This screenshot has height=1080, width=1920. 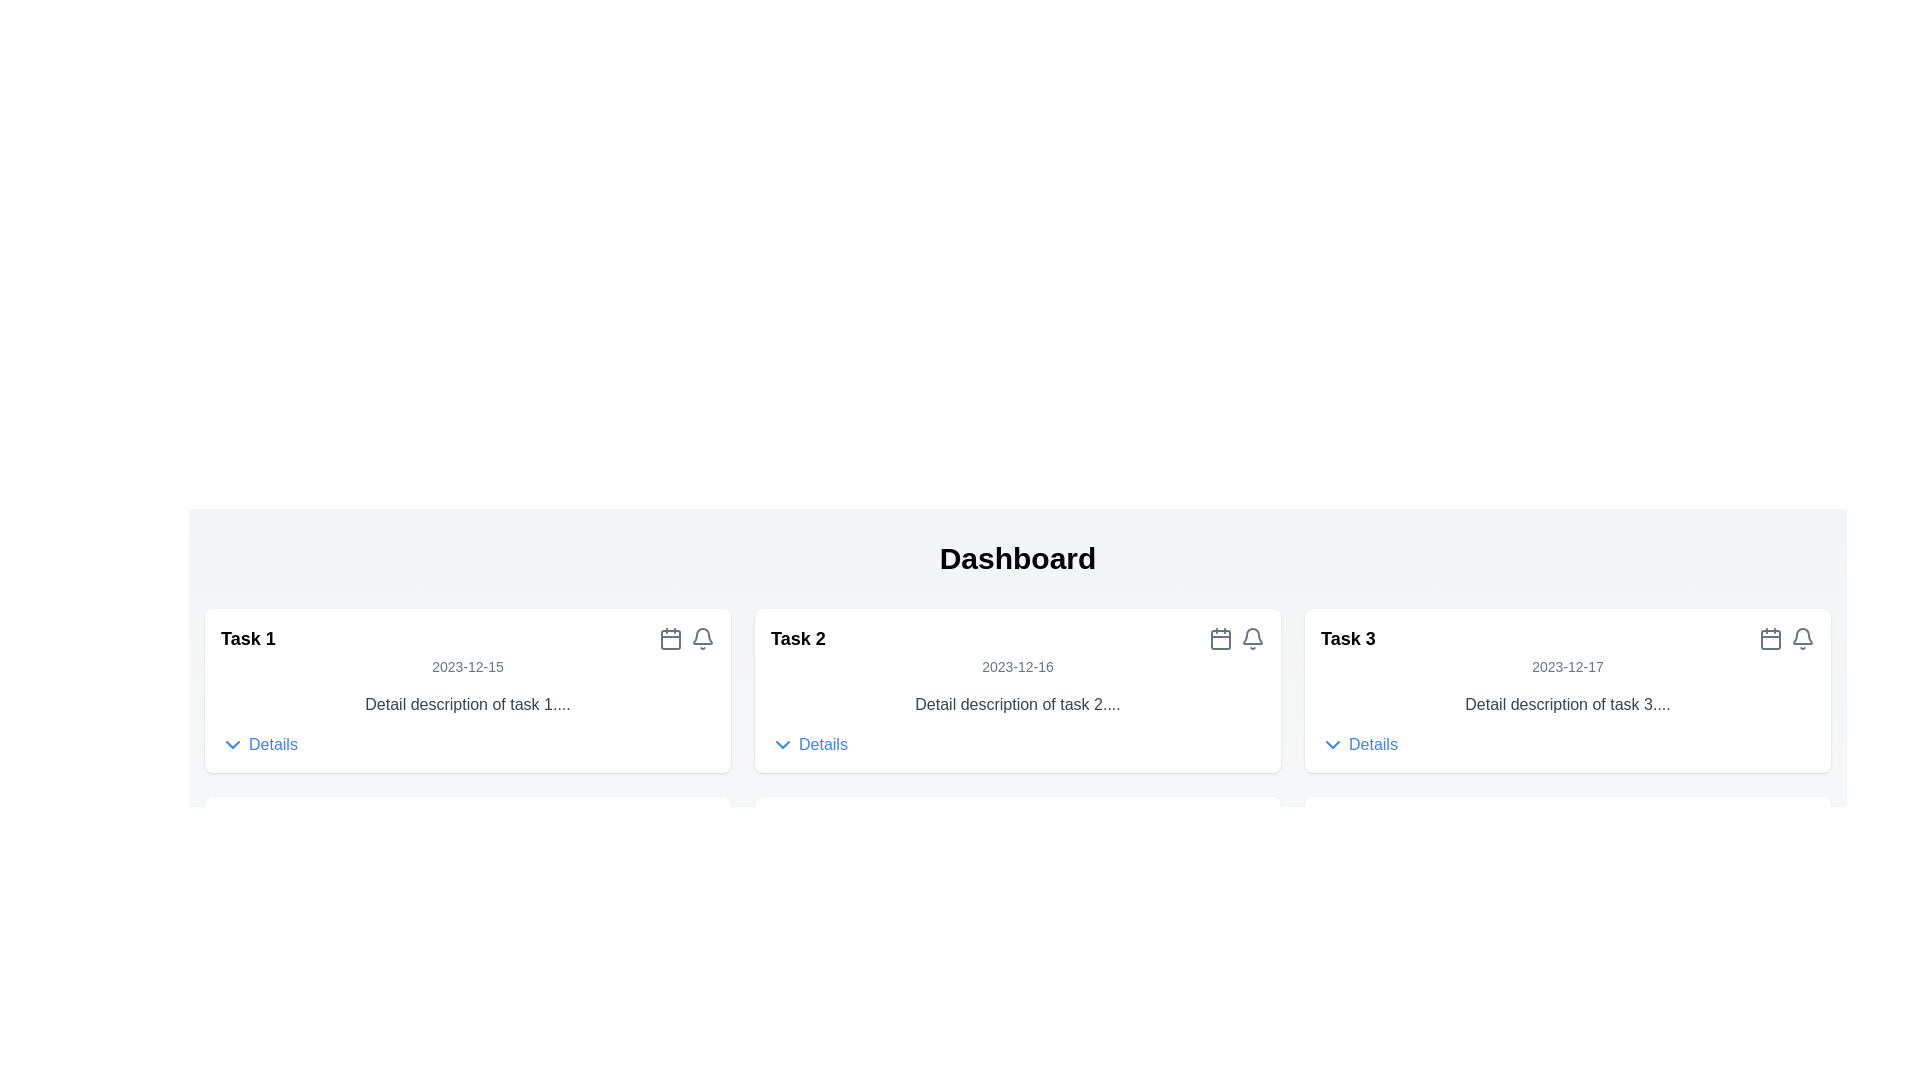 I want to click on the calendar icon, which is the first icon in a group located at the top-right corner of the 'Task 1' card, so click(x=686, y=639).